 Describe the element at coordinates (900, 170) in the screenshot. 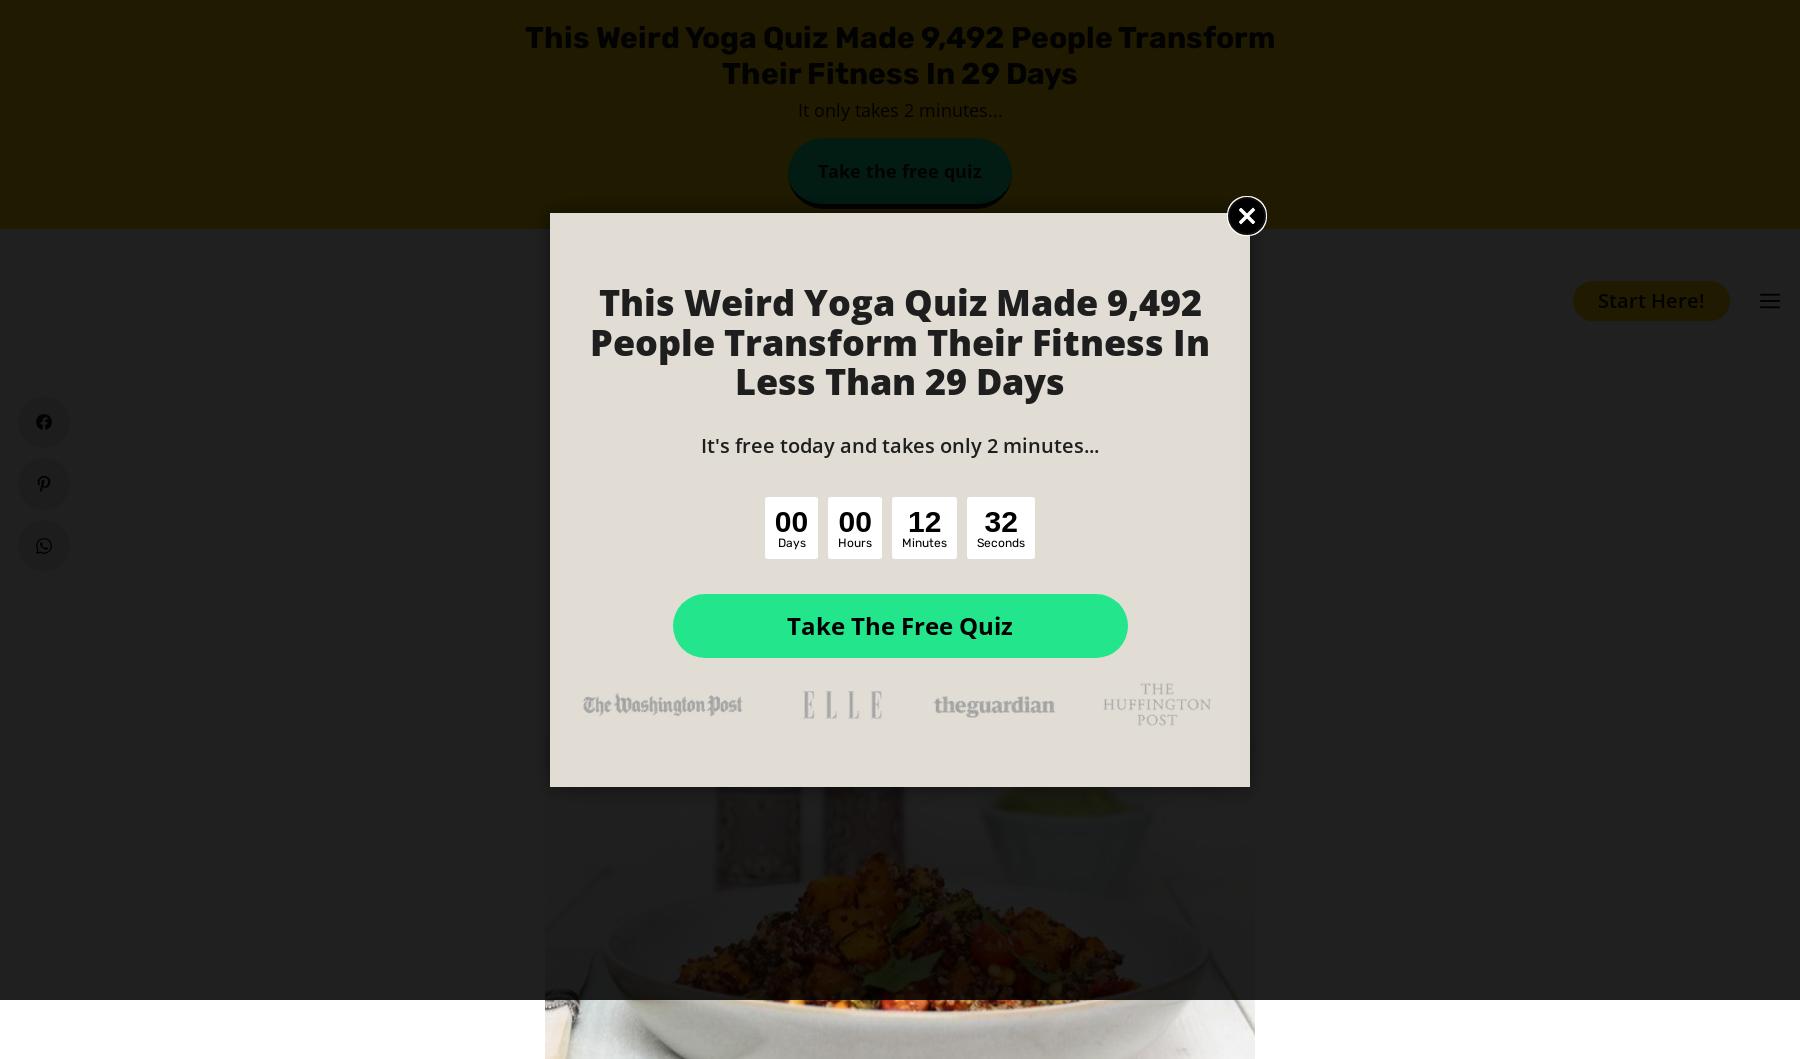

I see `'Take the free quiz'` at that location.